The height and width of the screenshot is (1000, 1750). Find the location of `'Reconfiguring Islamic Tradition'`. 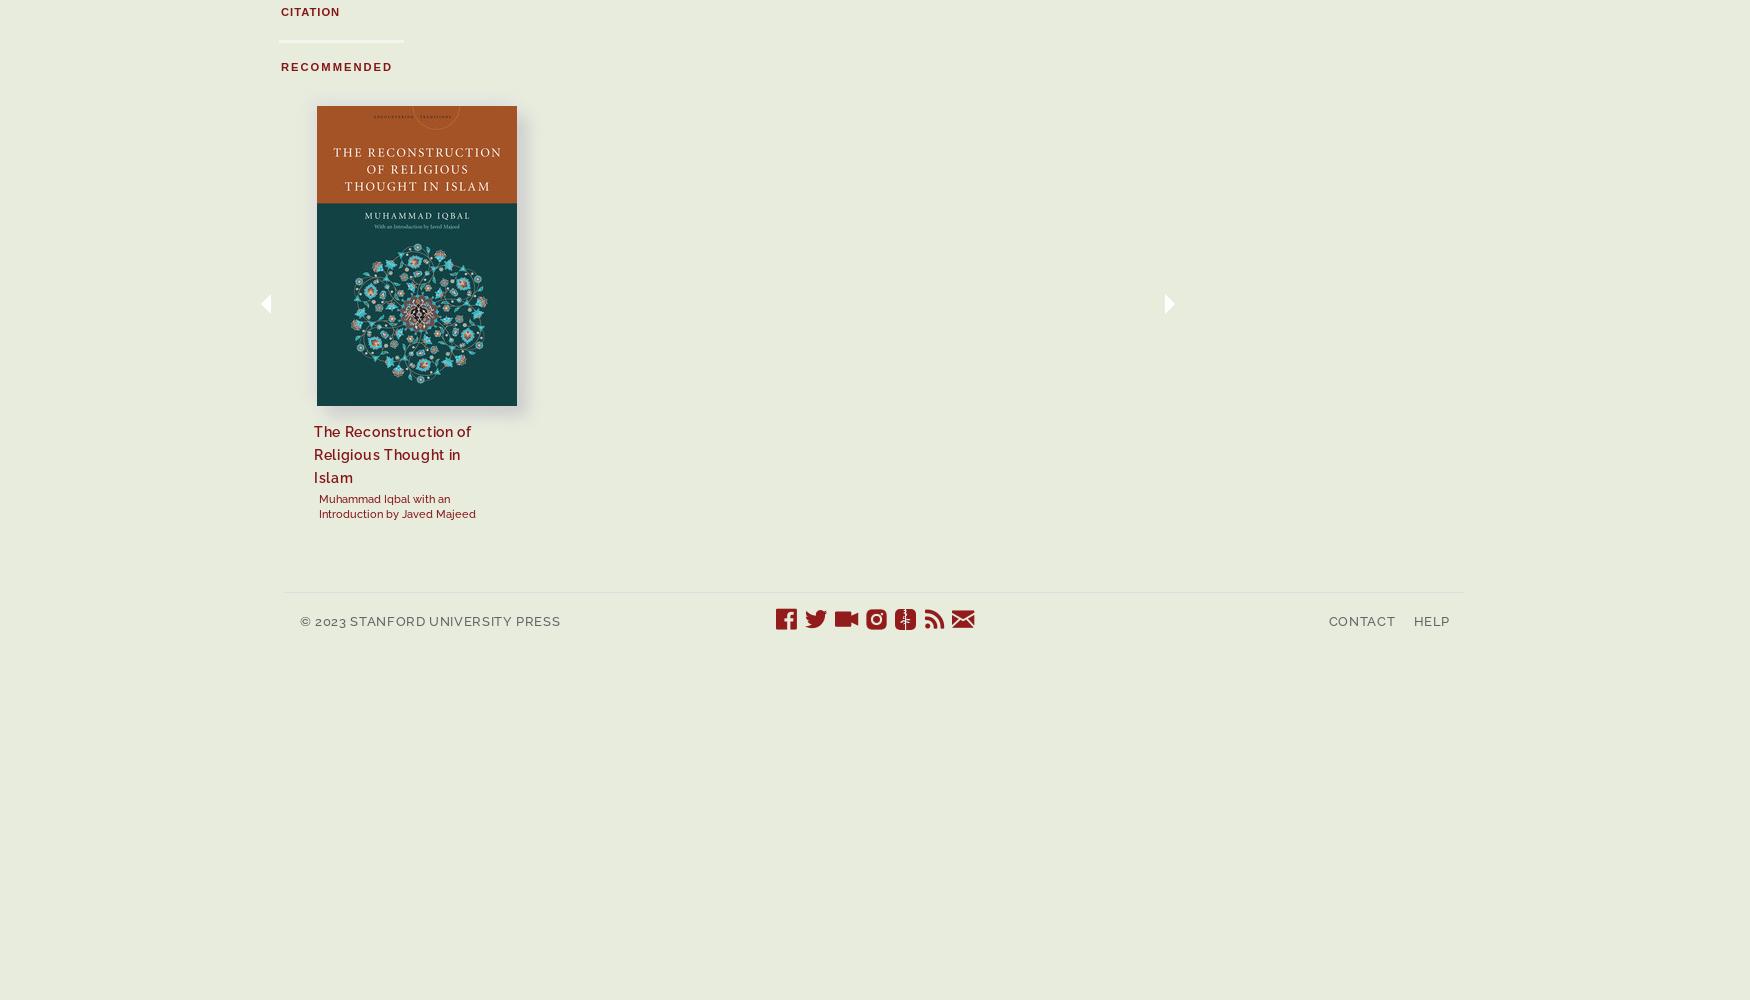

'Reconfiguring Islamic Tradition' is located at coordinates (1327, 442).